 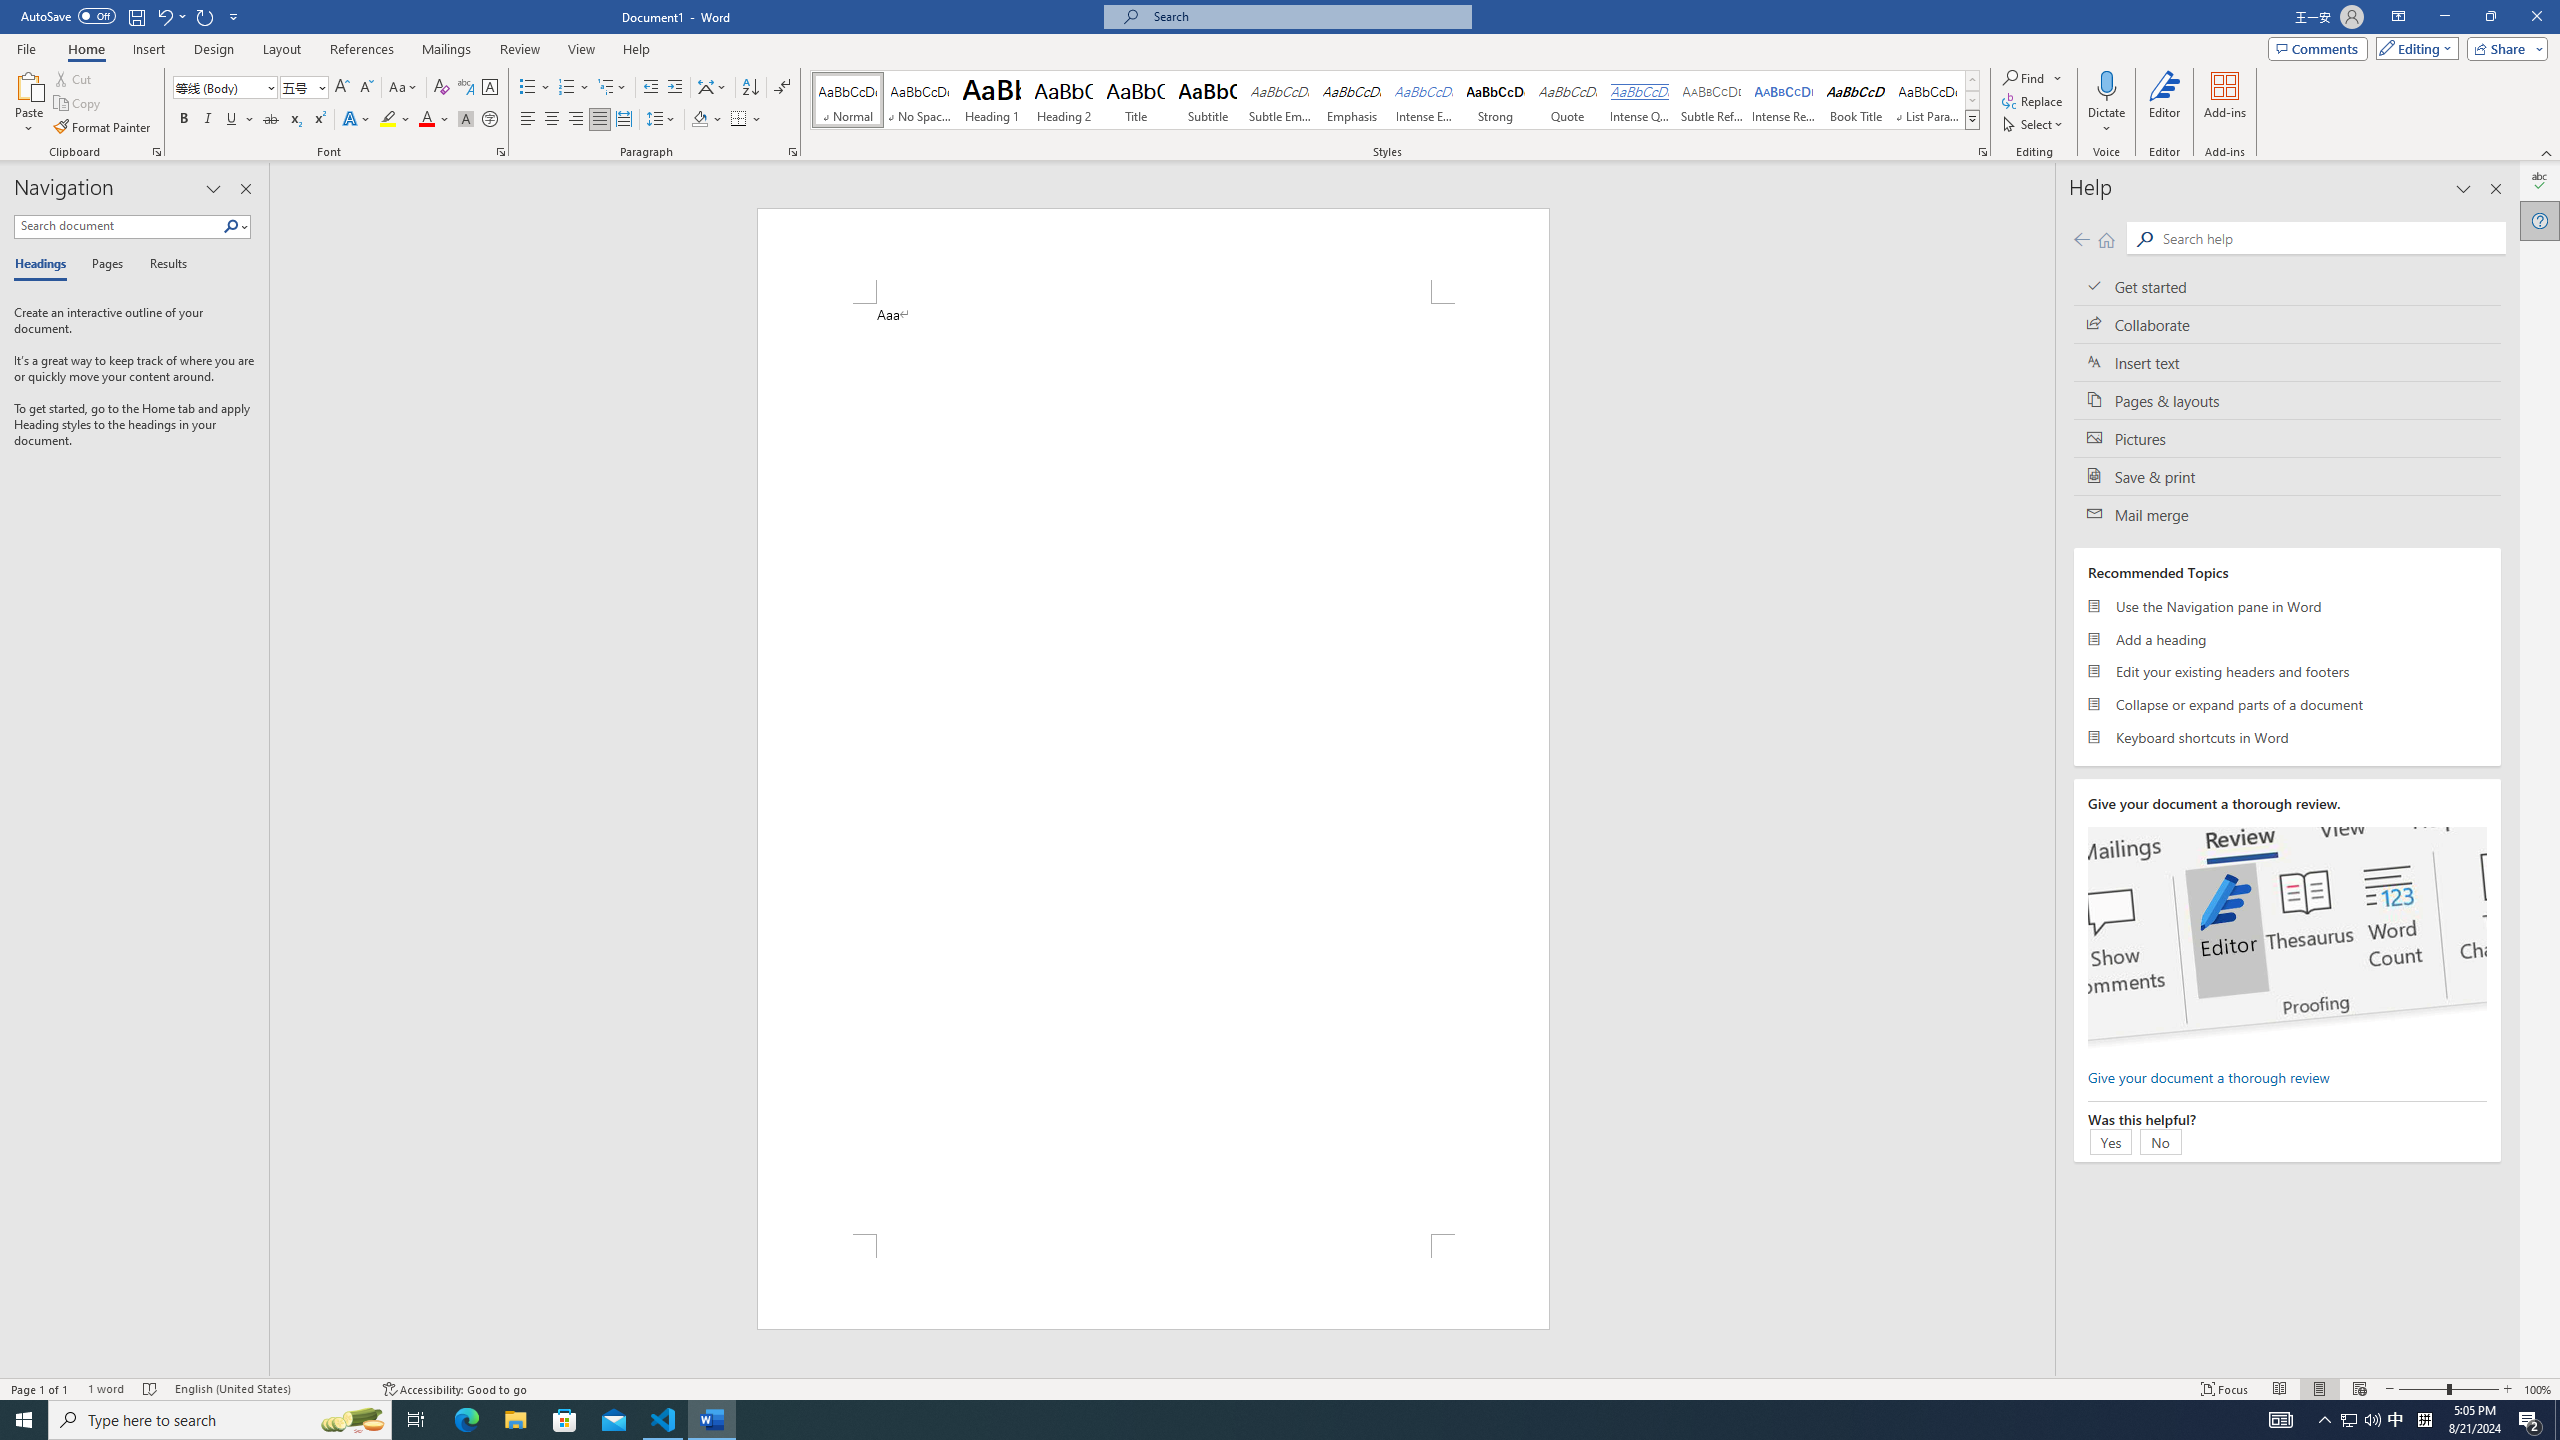 I want to click on 'Save', so click(x=135, y=15).